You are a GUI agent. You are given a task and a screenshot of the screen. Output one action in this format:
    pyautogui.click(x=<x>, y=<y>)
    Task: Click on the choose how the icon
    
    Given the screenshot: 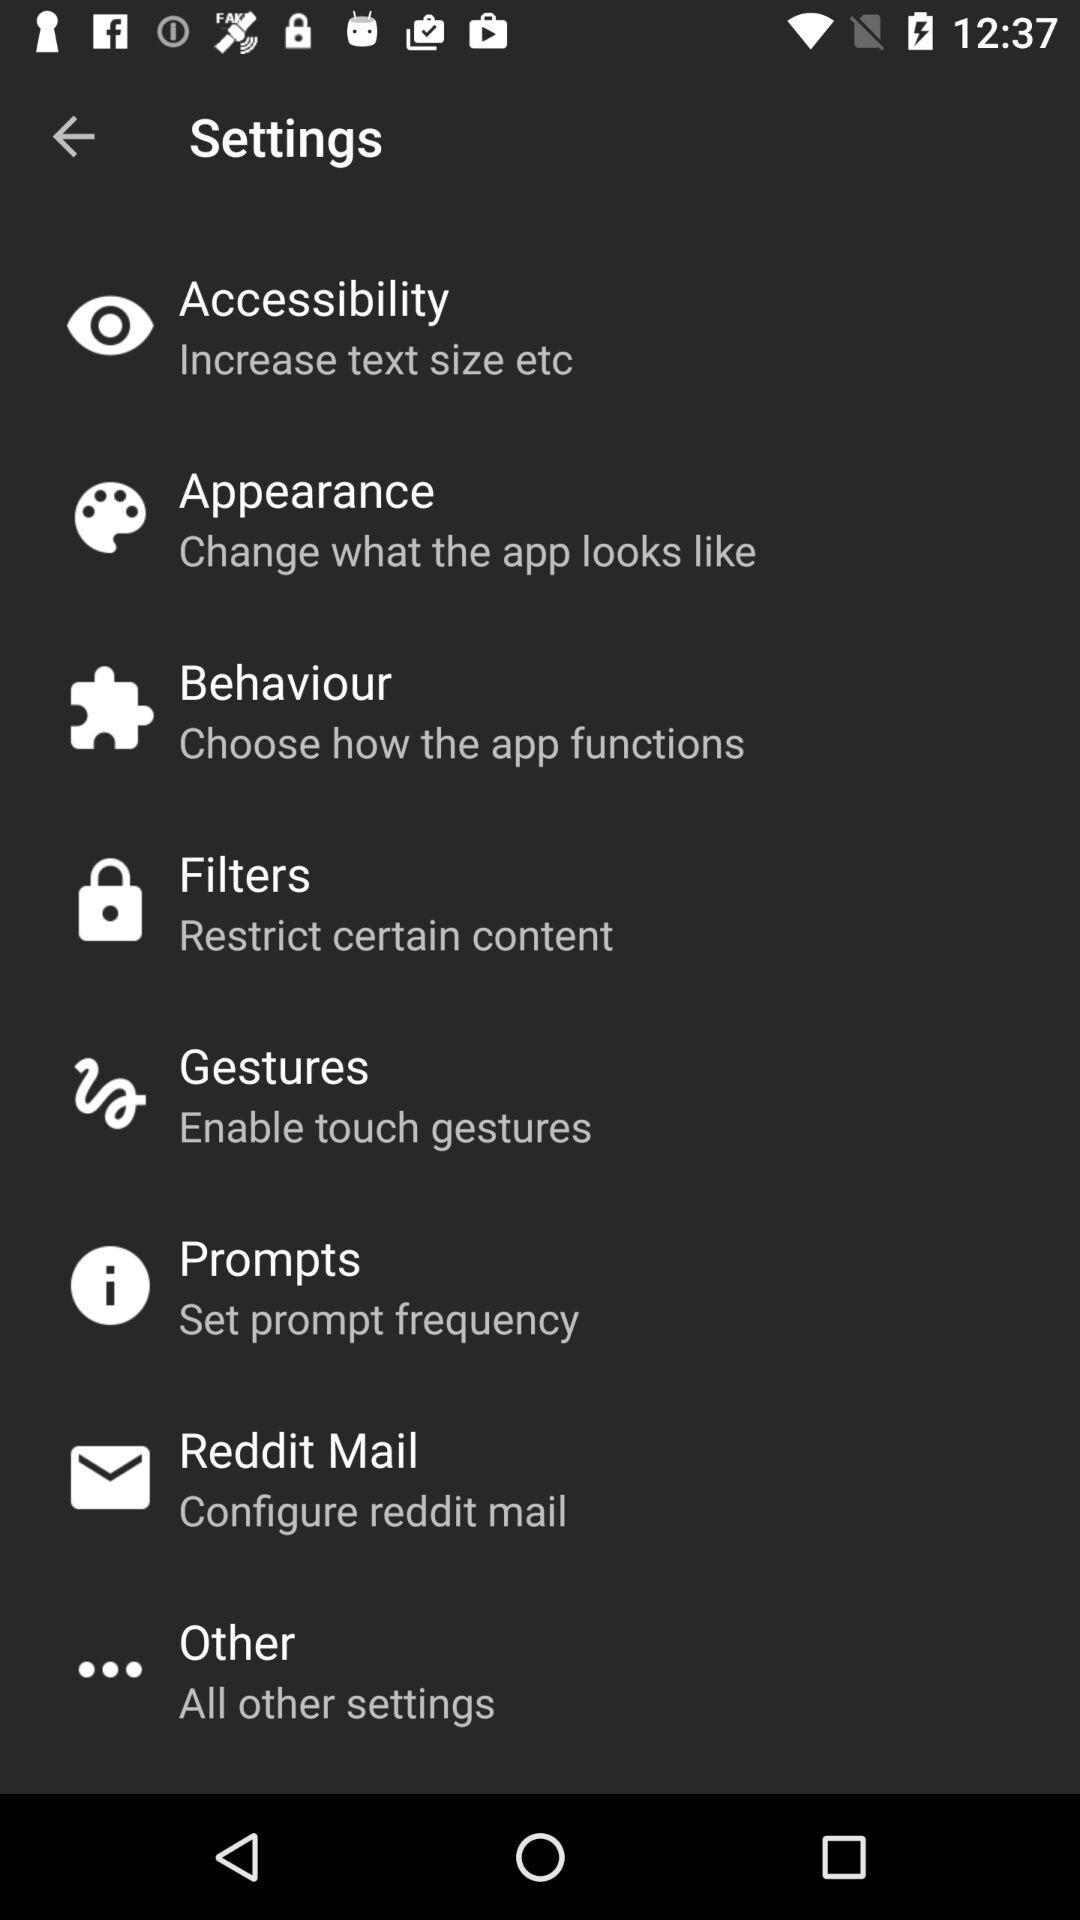 What is the action you would take?
    pyautogui.click(x=462, y=740)
    